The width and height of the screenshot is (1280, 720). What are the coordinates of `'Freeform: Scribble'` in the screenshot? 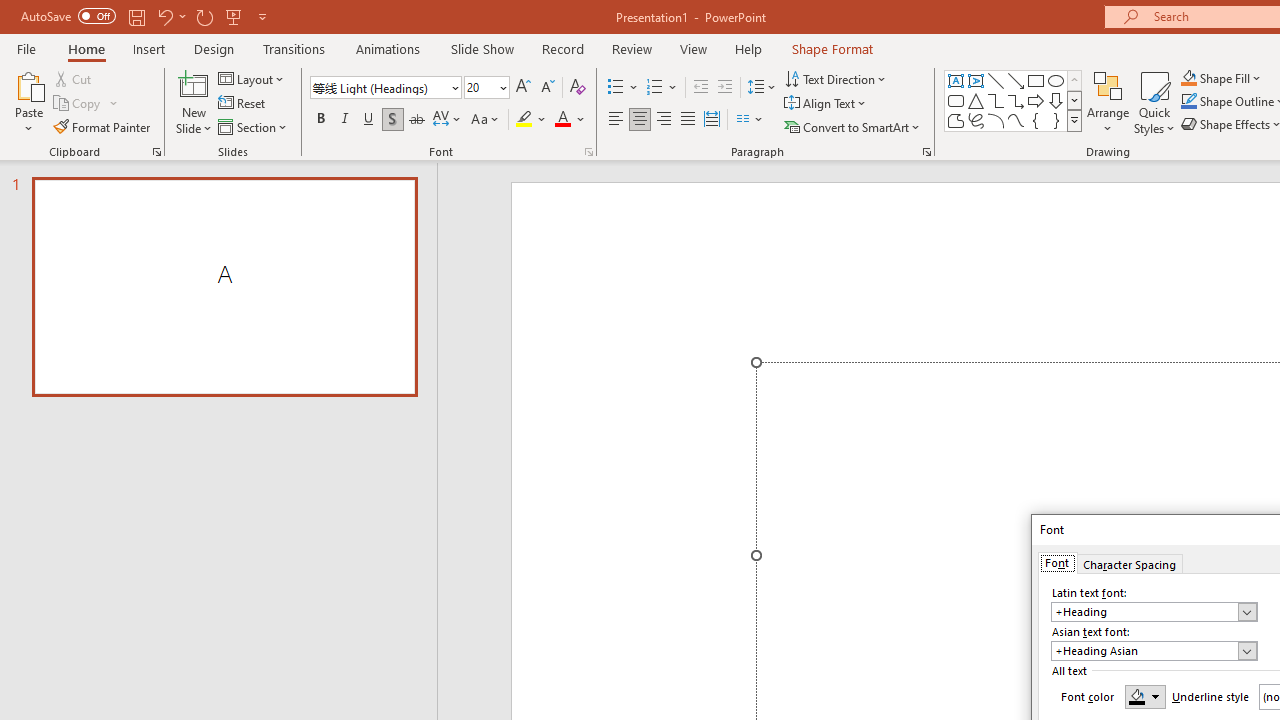 It's located at (976, 120).